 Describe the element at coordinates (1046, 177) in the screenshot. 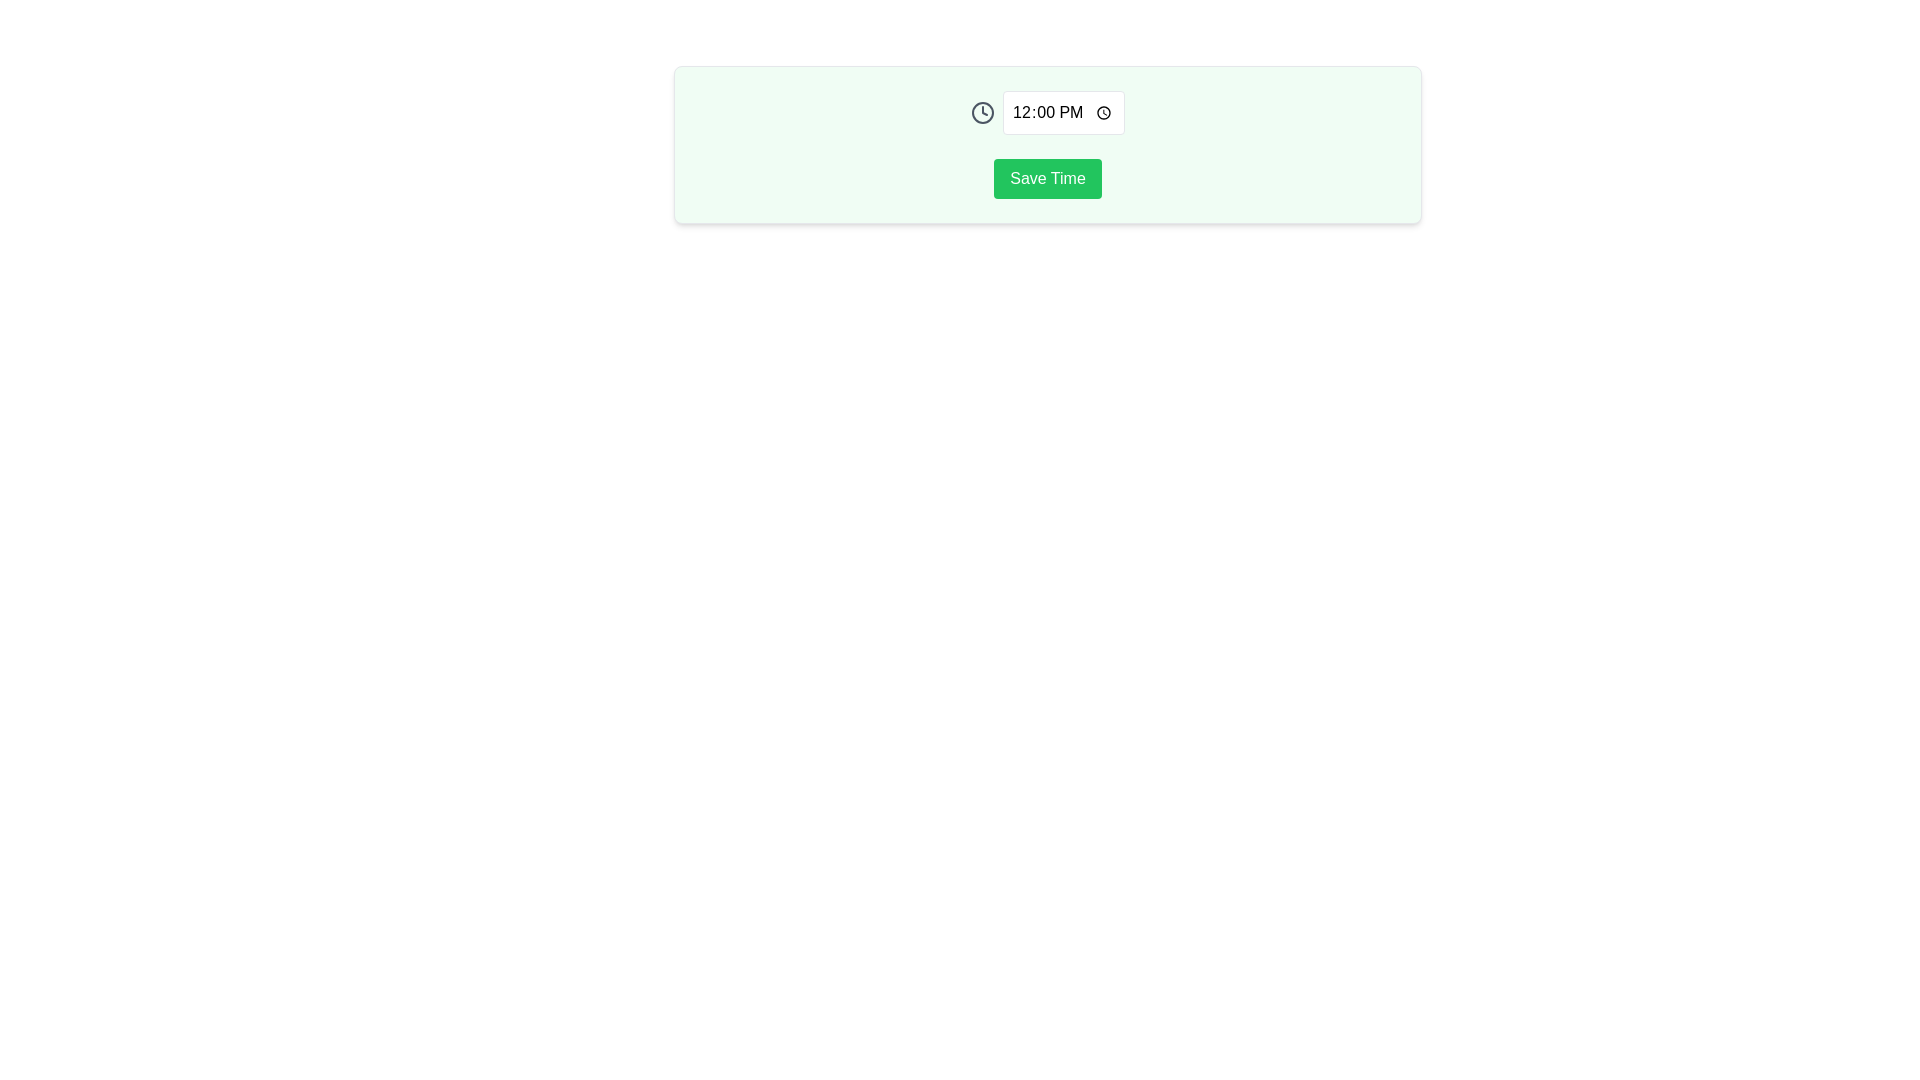

I see `the rectangular green button labeled 'Save Time' to observe the hover effect` at that location.